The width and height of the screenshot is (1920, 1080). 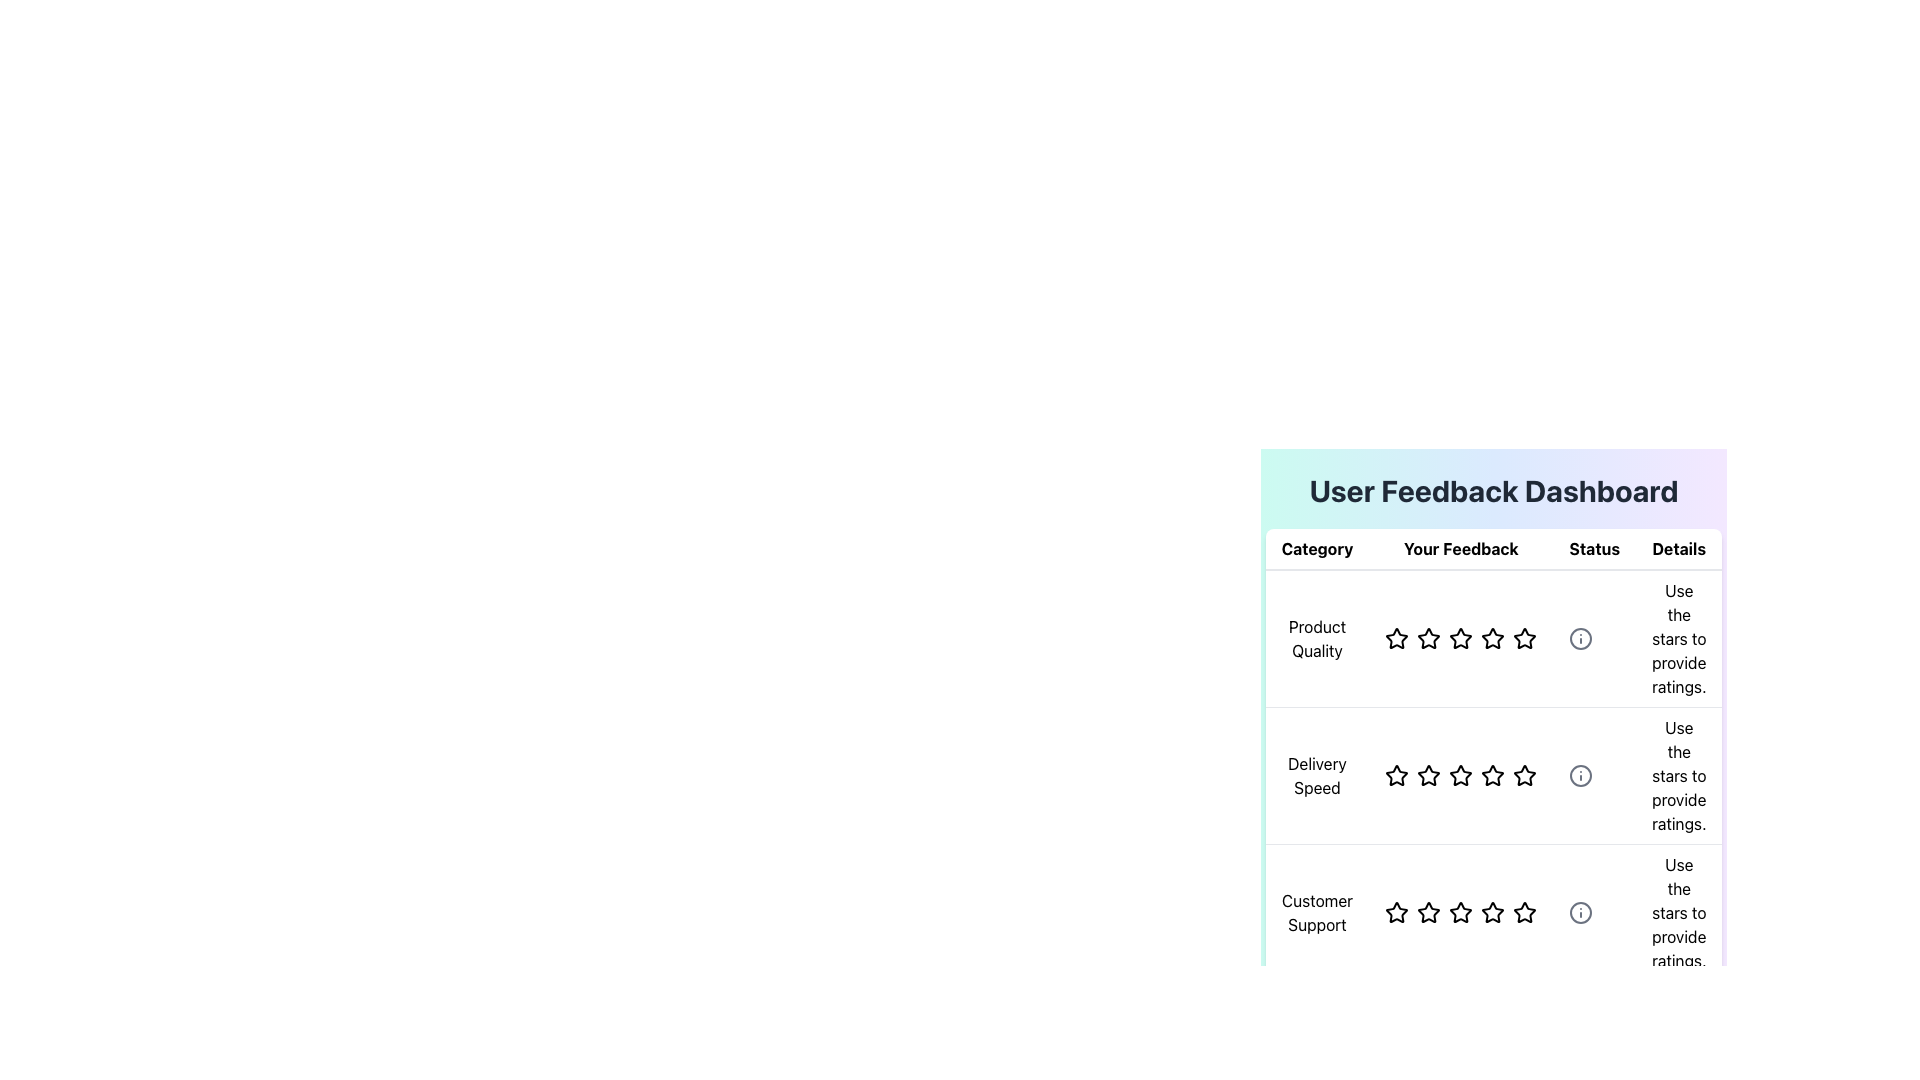 What do you see at coordinates (1428, 639) in the screenshot?
I see `the second star in the row of rating stars for the 'Product Quality' category` at bounding box center [1428, 639].